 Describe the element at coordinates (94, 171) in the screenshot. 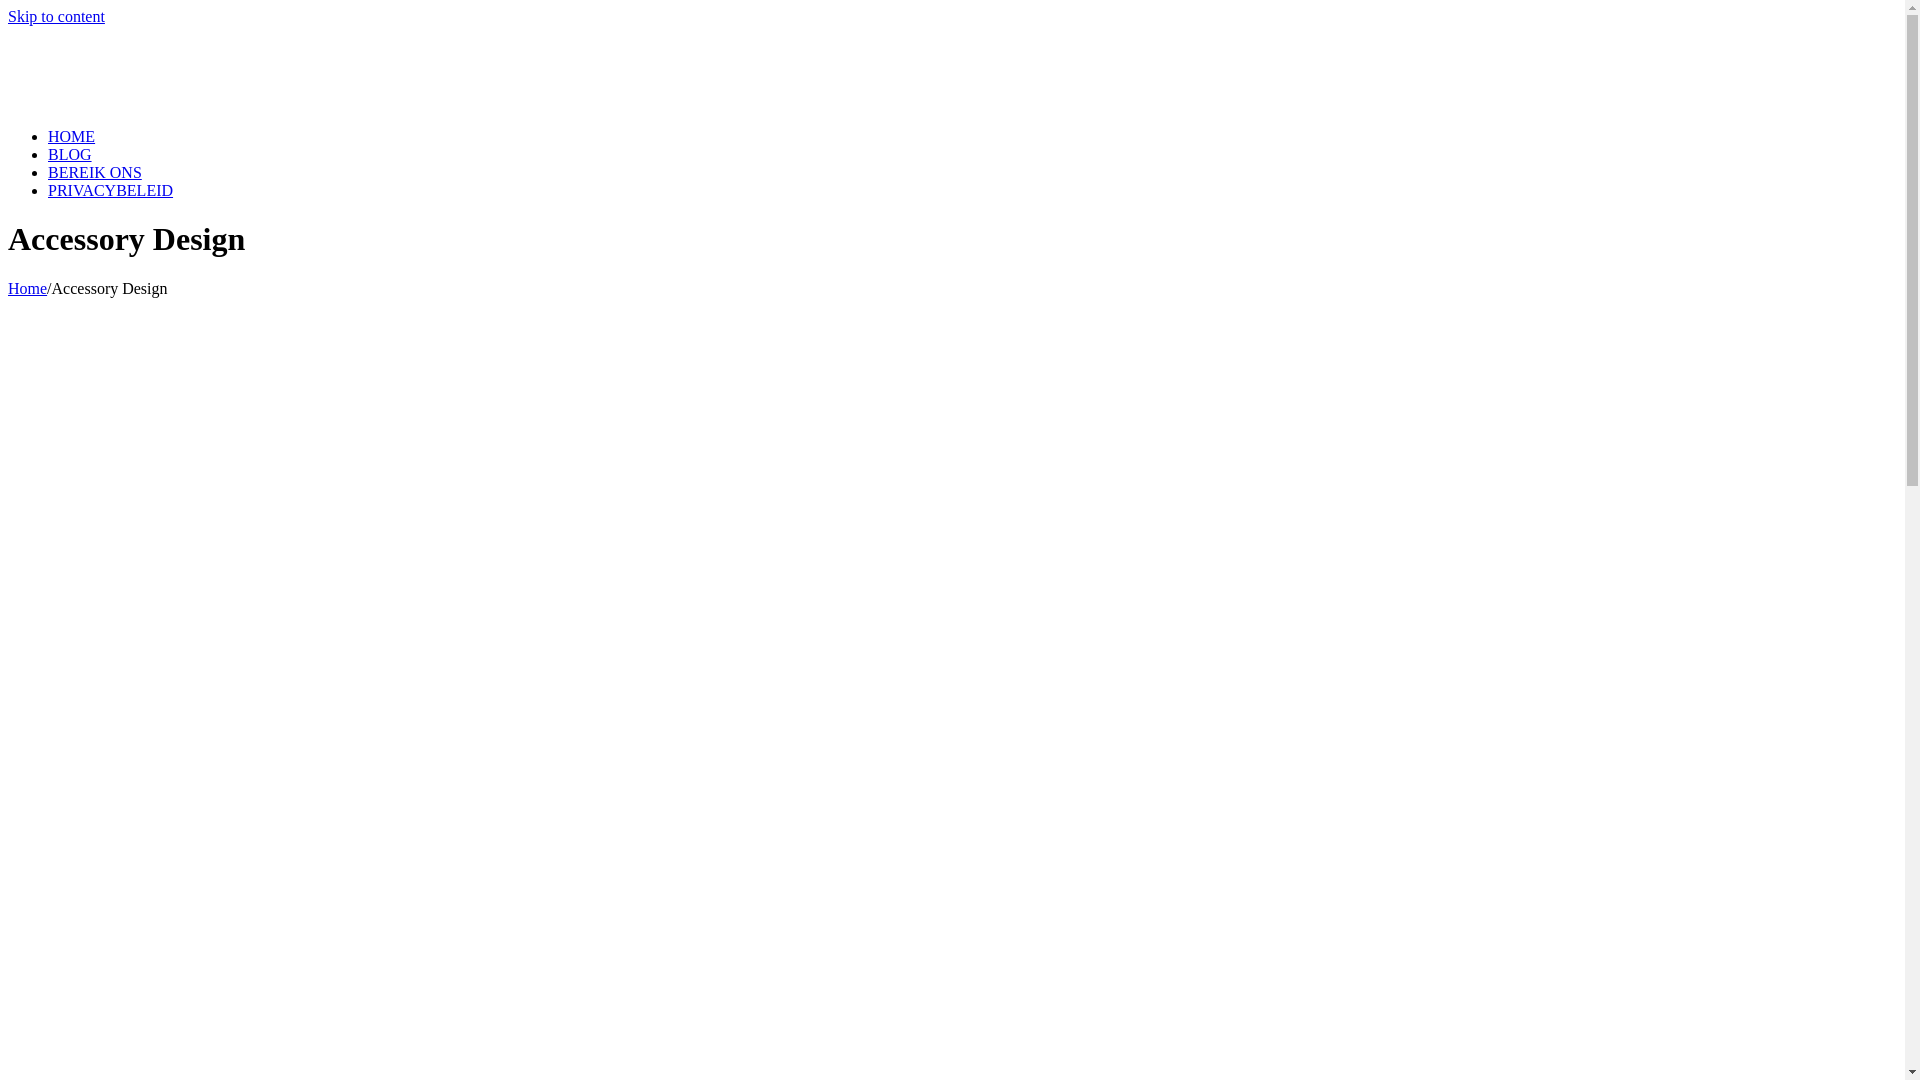

I see `'BEREIK ONS'` at that location.